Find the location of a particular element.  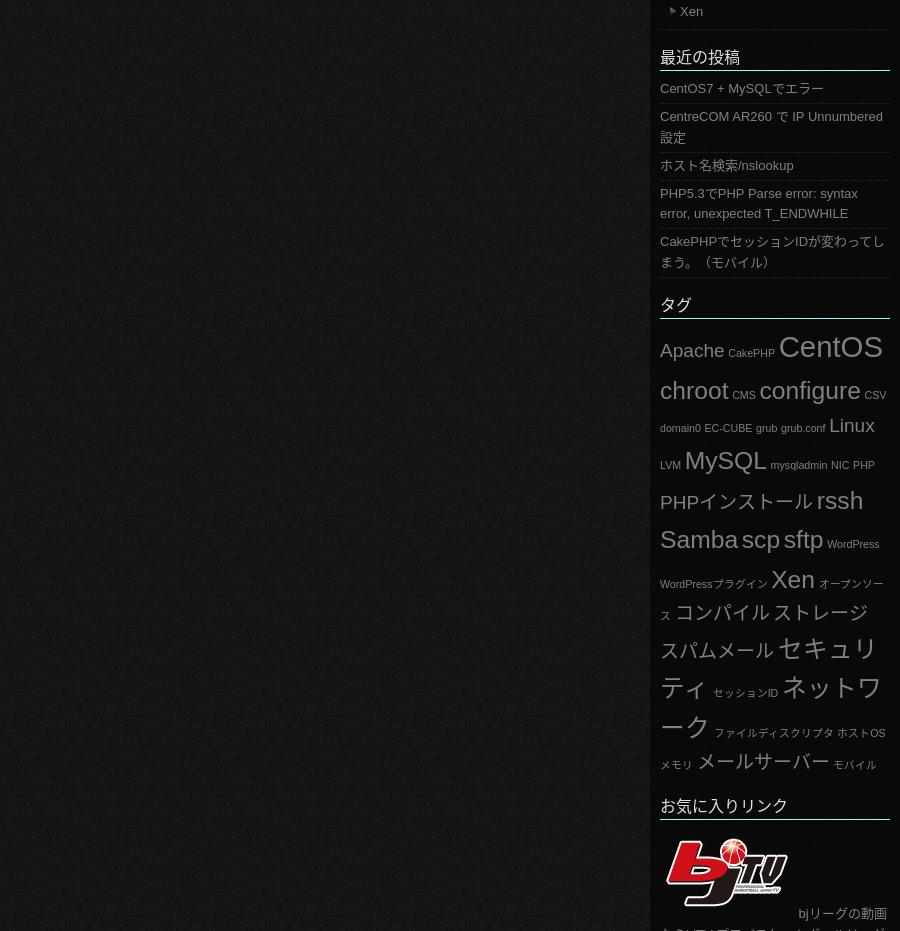

'EC-CUBE' is located at coordinates (727, 425).